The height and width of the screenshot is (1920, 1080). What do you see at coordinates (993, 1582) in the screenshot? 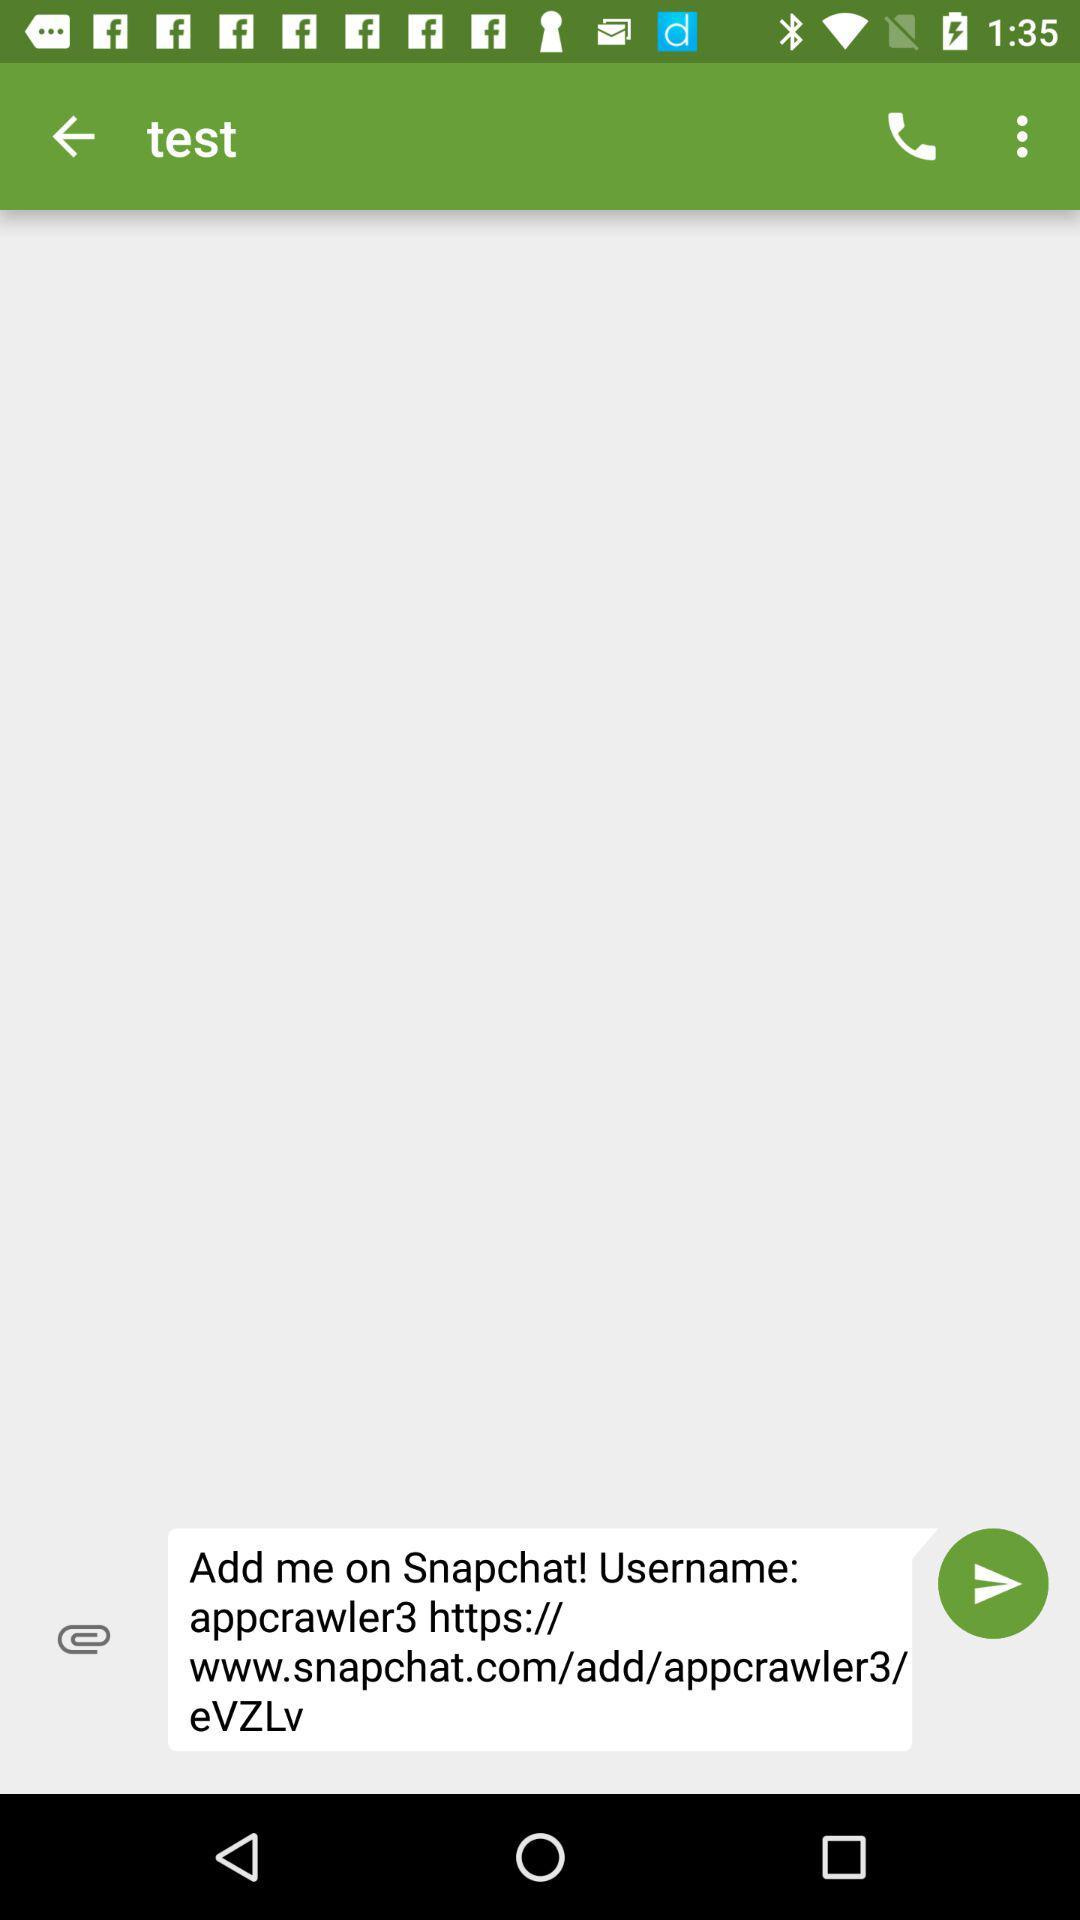
I see `the icon next to the add me on icon` at bounding box center [993, 1582].